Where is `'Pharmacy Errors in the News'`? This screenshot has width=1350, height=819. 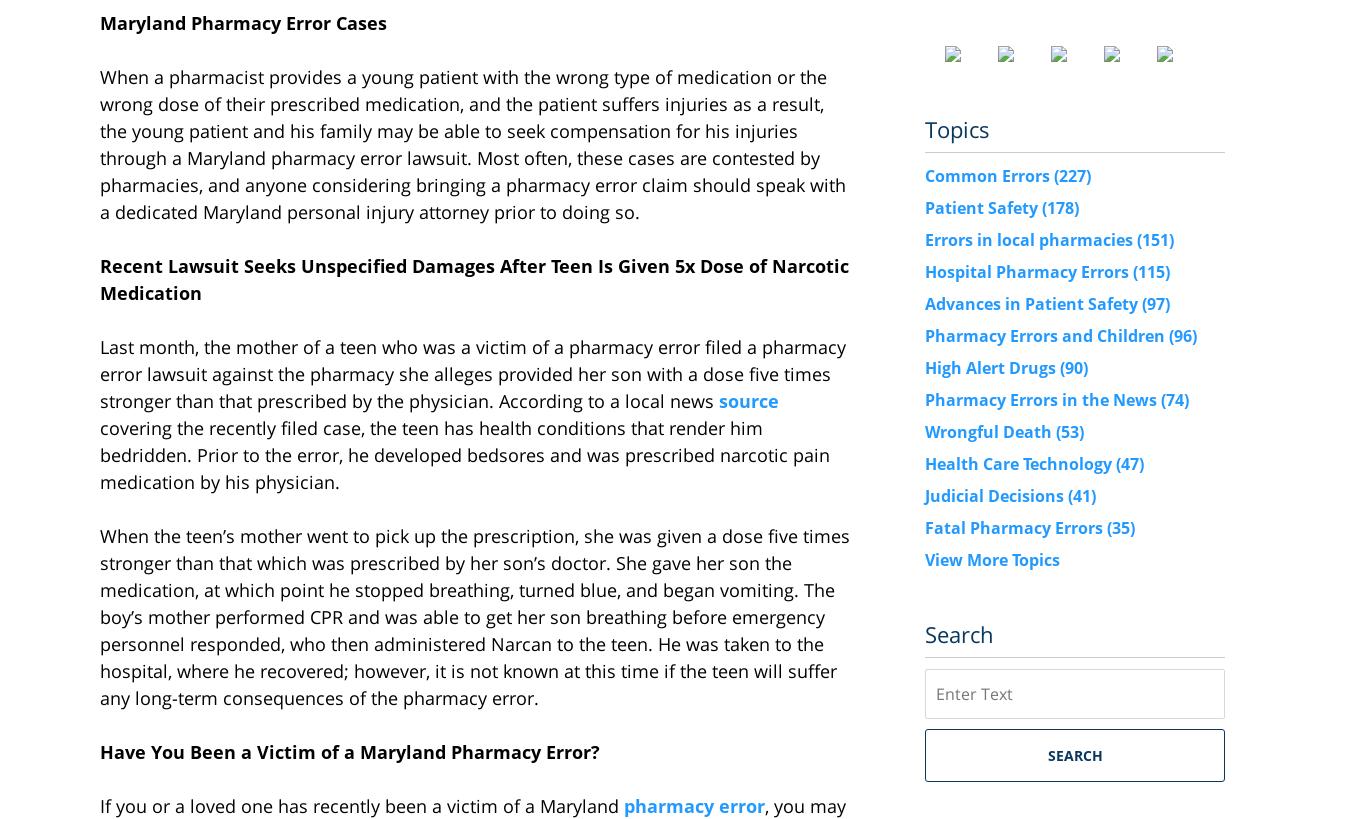 'Pharmacy Errors in the News' is located at coordinates (1043, 398).